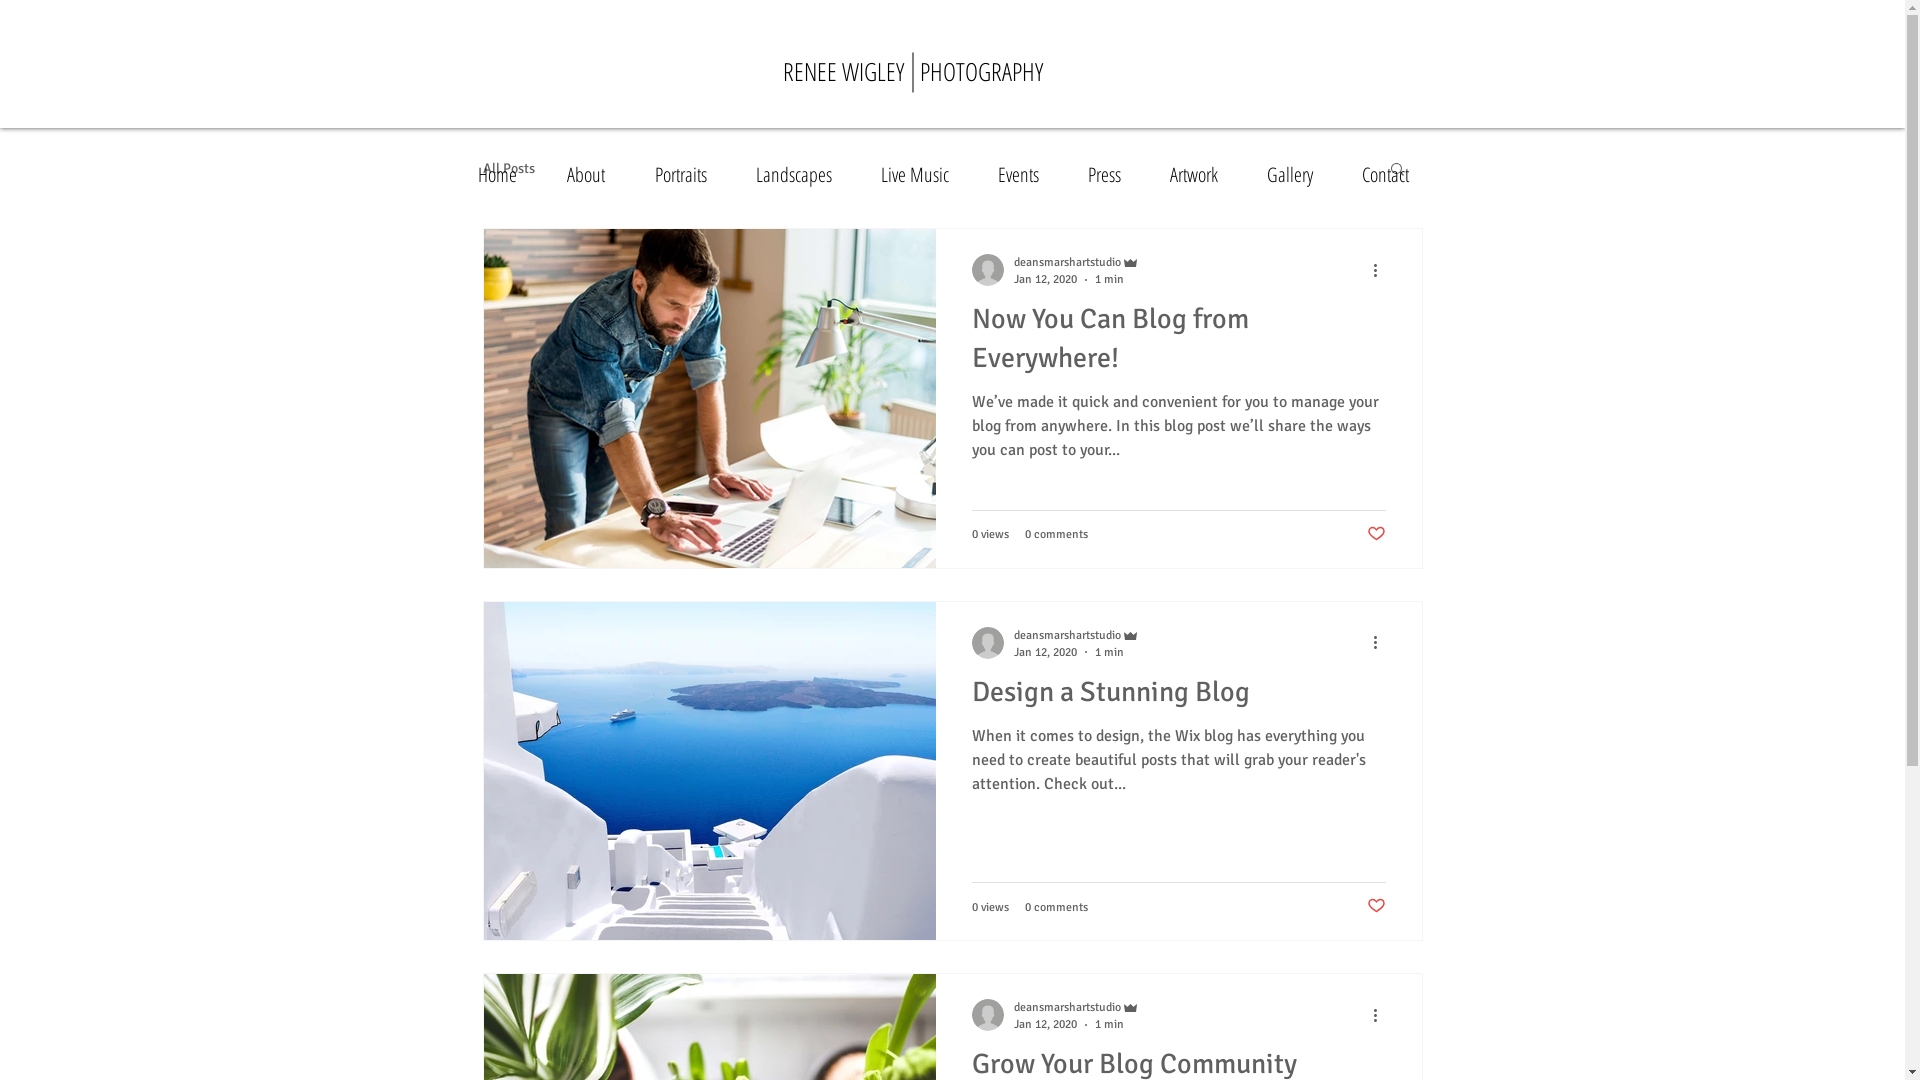  Describe the element at coordinates (802, 173) in the screenshot. I see `'Landscapes'` at that location.